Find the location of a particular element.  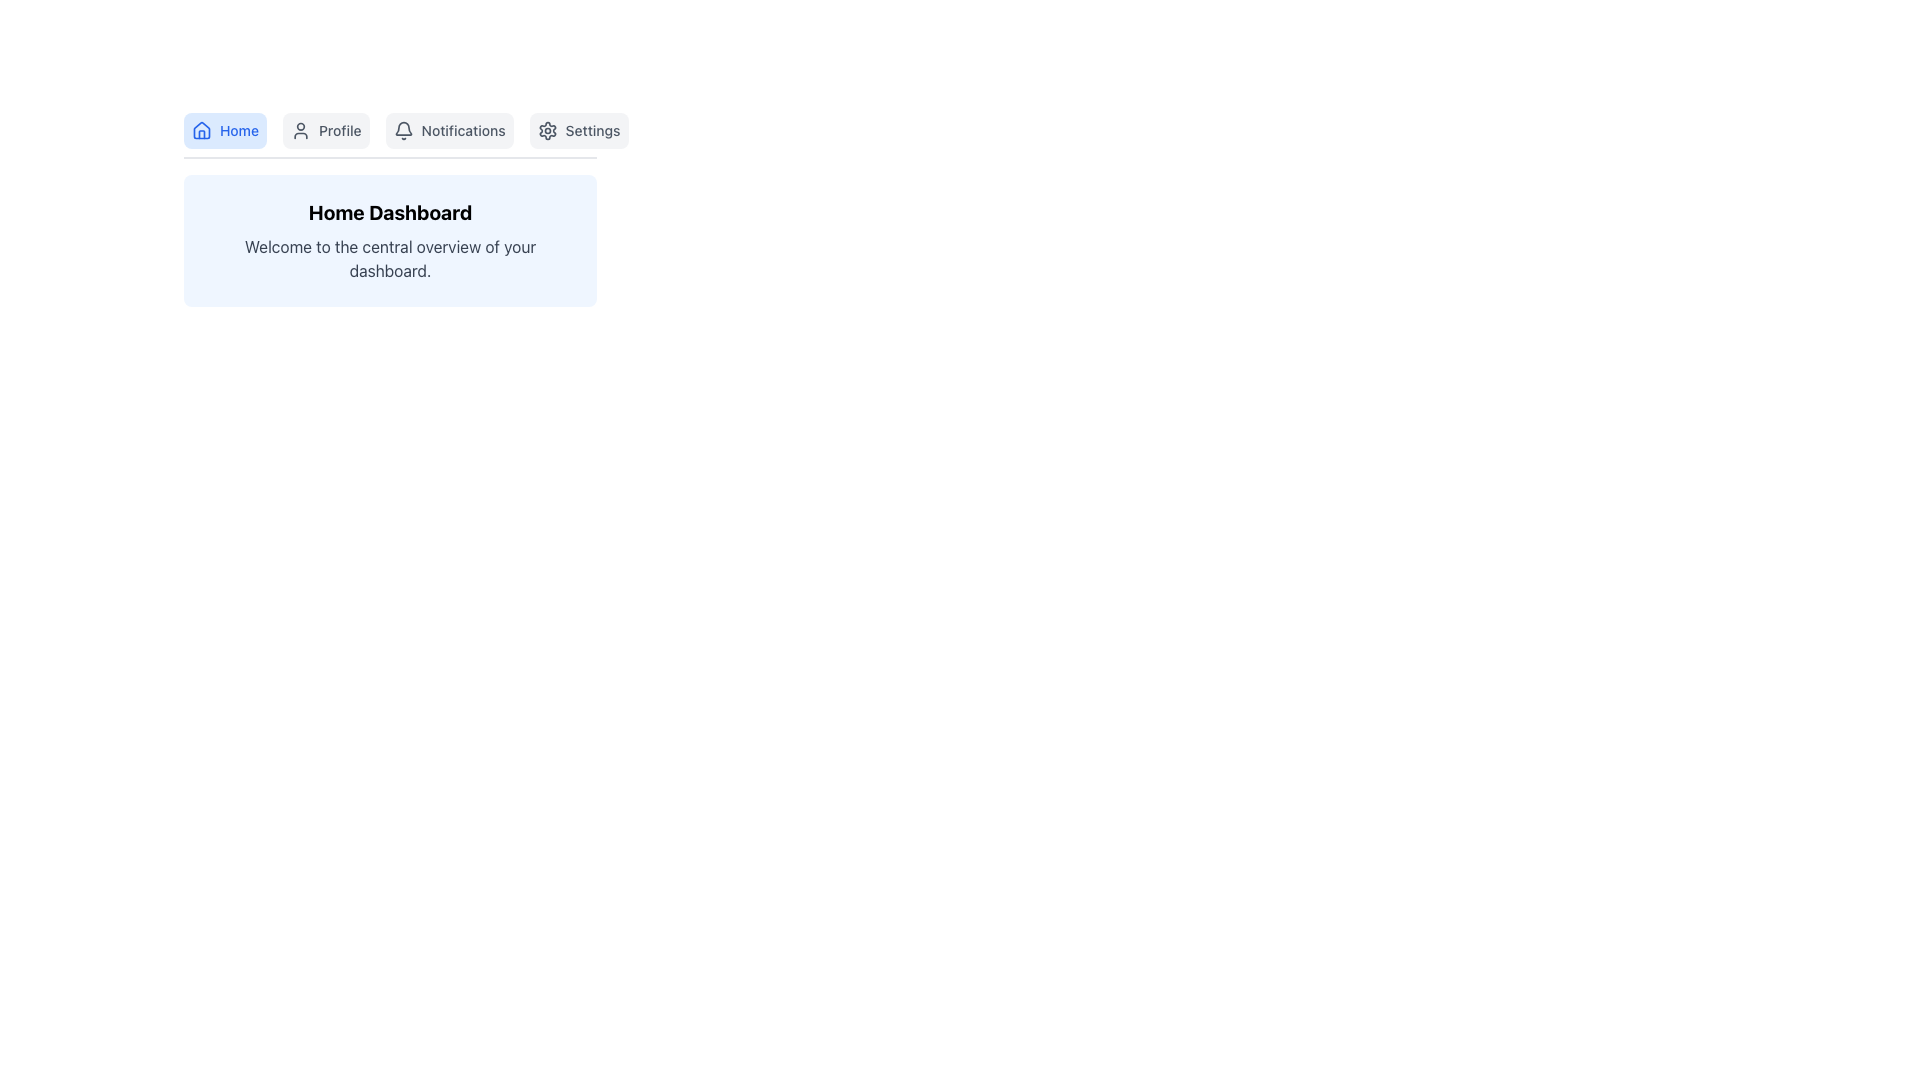

the 'Home Dashboard' text label, which is a bold textual display in black, positioned at the top of a light blue box below the navigation bar is located at coordinates (390, 212).